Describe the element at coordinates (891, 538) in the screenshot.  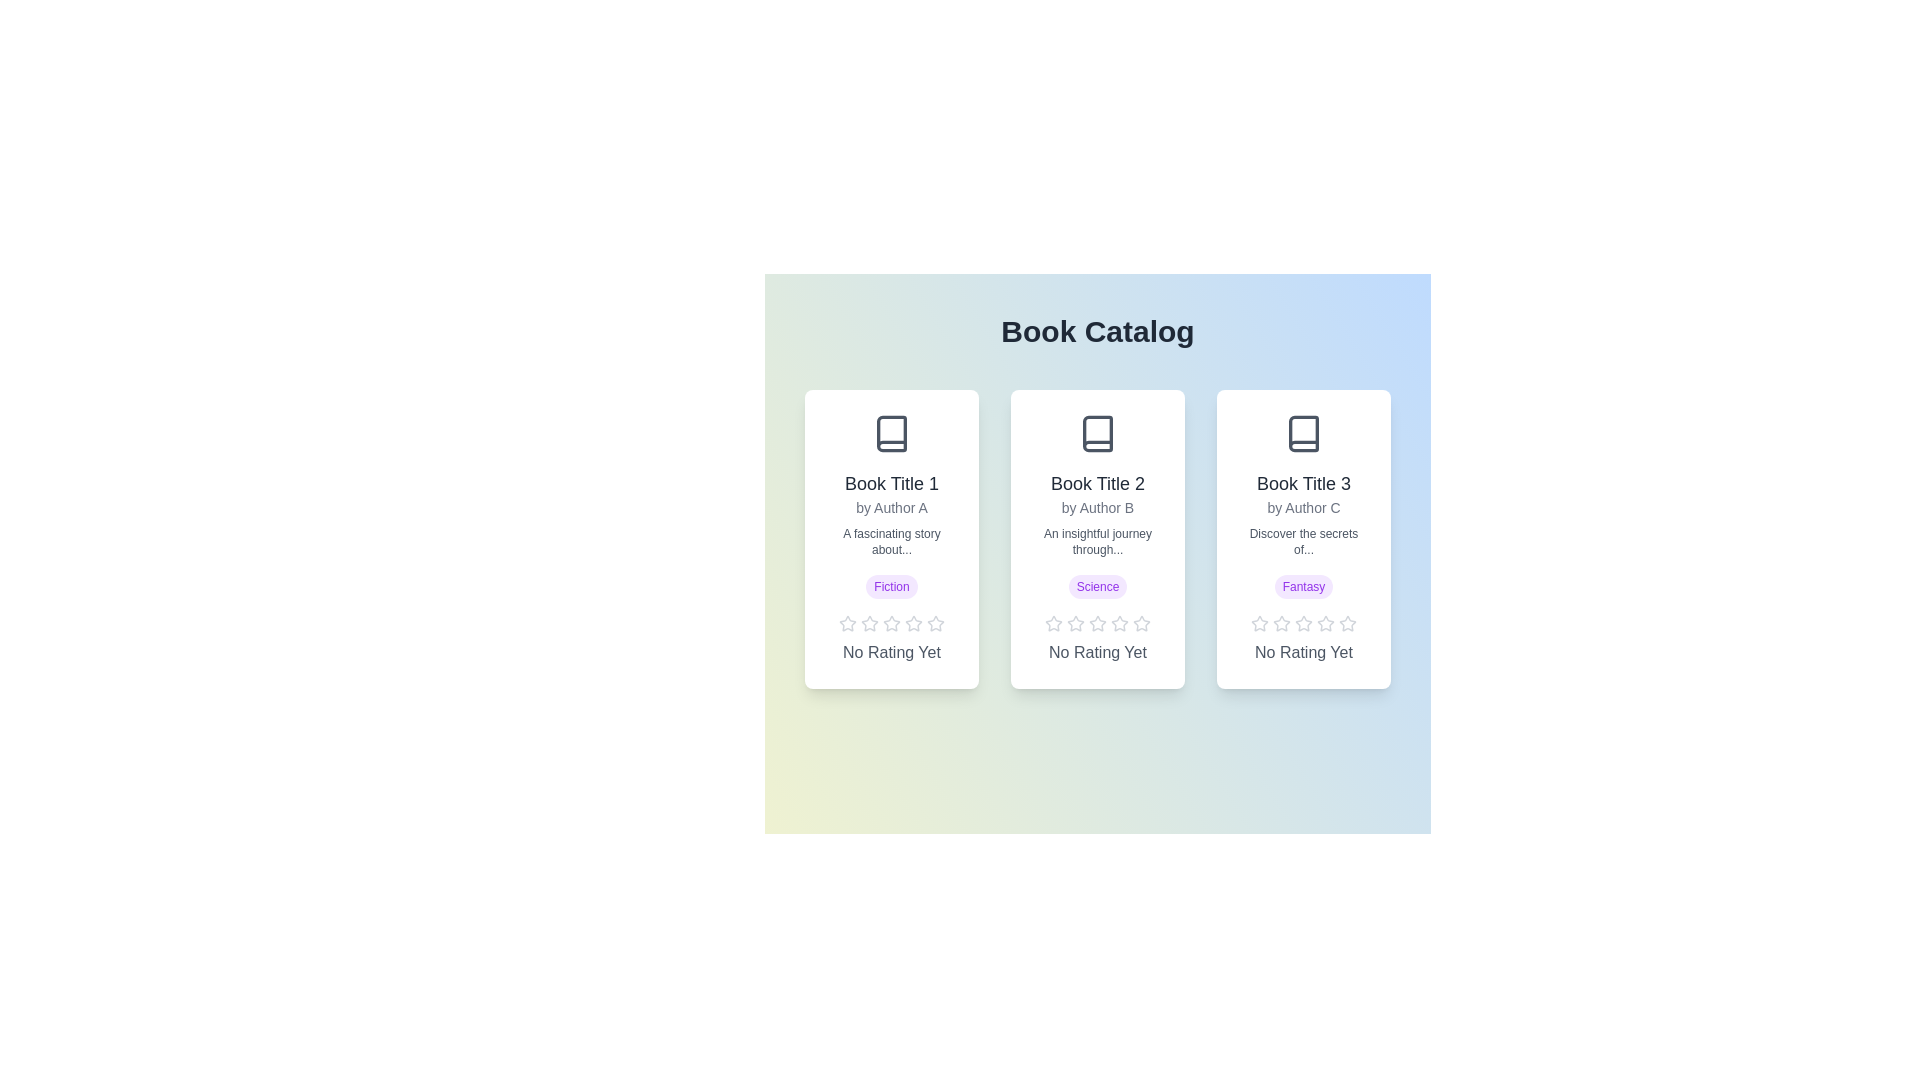
I see `the book card for Book Title 1` at that location.